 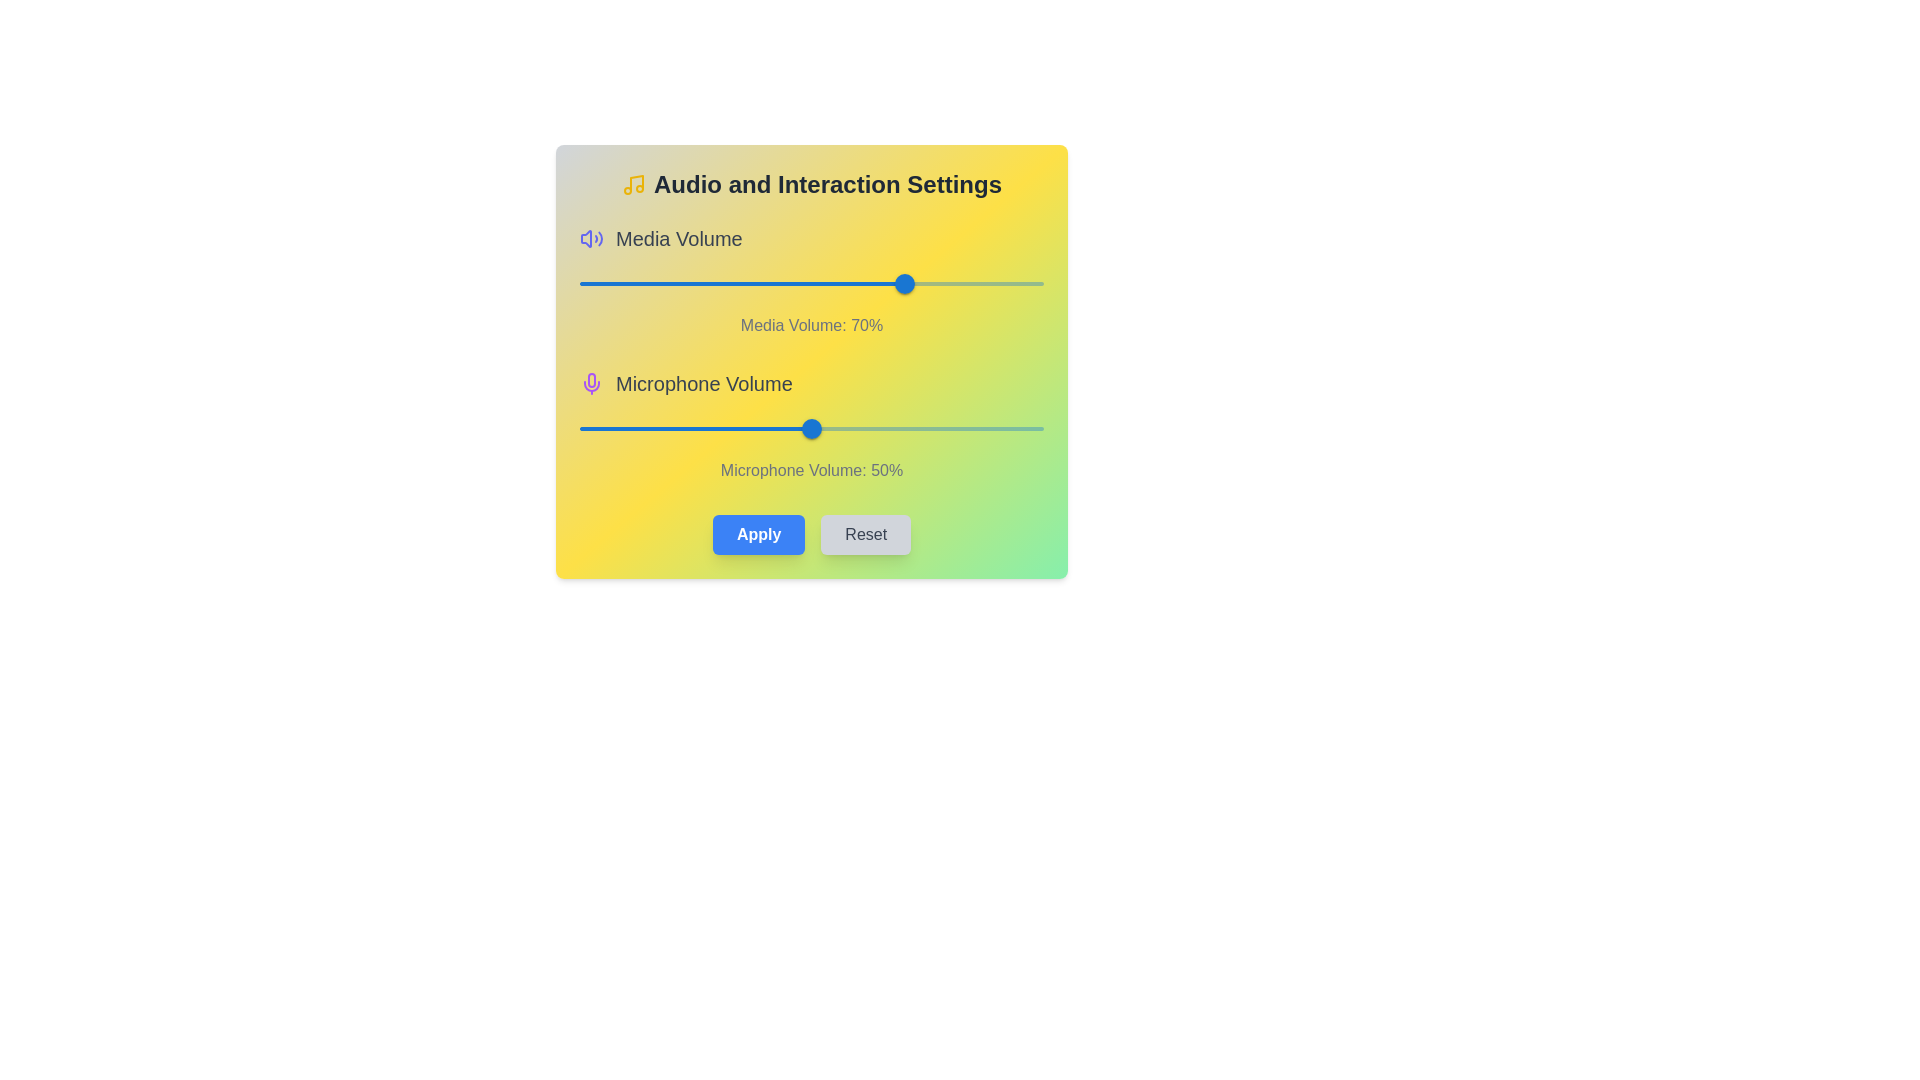 What do you see at coordinates (783, 284) in the screenshot?
I see `the slider value` at bounding box center [783, 284].